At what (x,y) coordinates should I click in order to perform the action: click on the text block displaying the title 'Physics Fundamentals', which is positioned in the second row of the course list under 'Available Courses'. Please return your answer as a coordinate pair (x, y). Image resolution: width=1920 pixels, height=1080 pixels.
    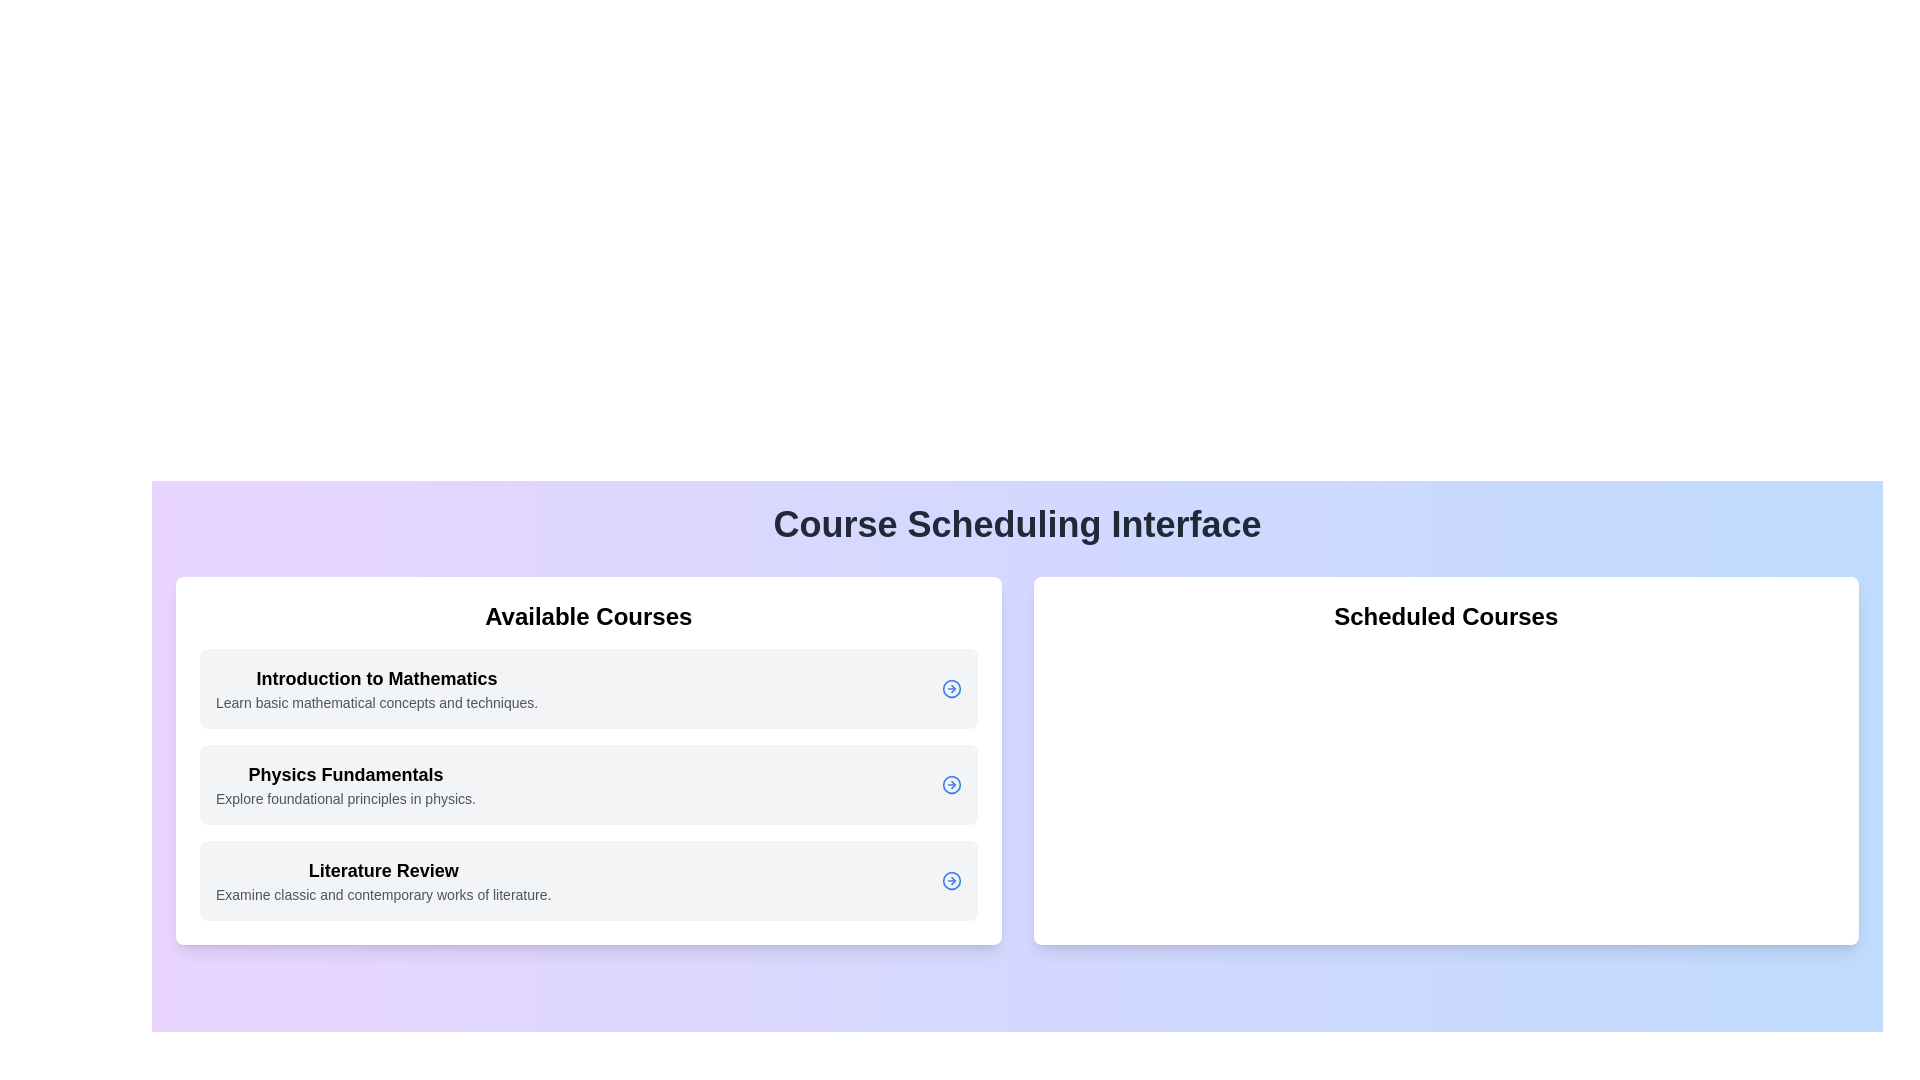
    Looking at the image, I should click on (345, 774).